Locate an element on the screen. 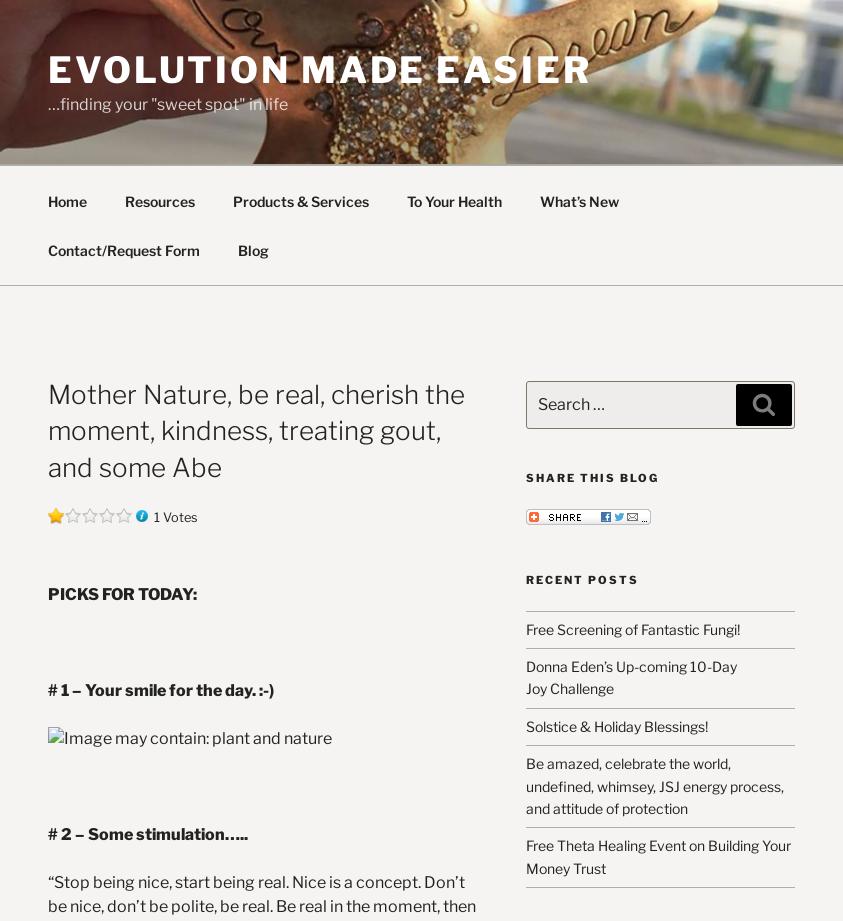 Image resolution: width=843 pixels, height=921 pixels. '# 2 – Some stimulation…..' is located at coordinates (148, 832).